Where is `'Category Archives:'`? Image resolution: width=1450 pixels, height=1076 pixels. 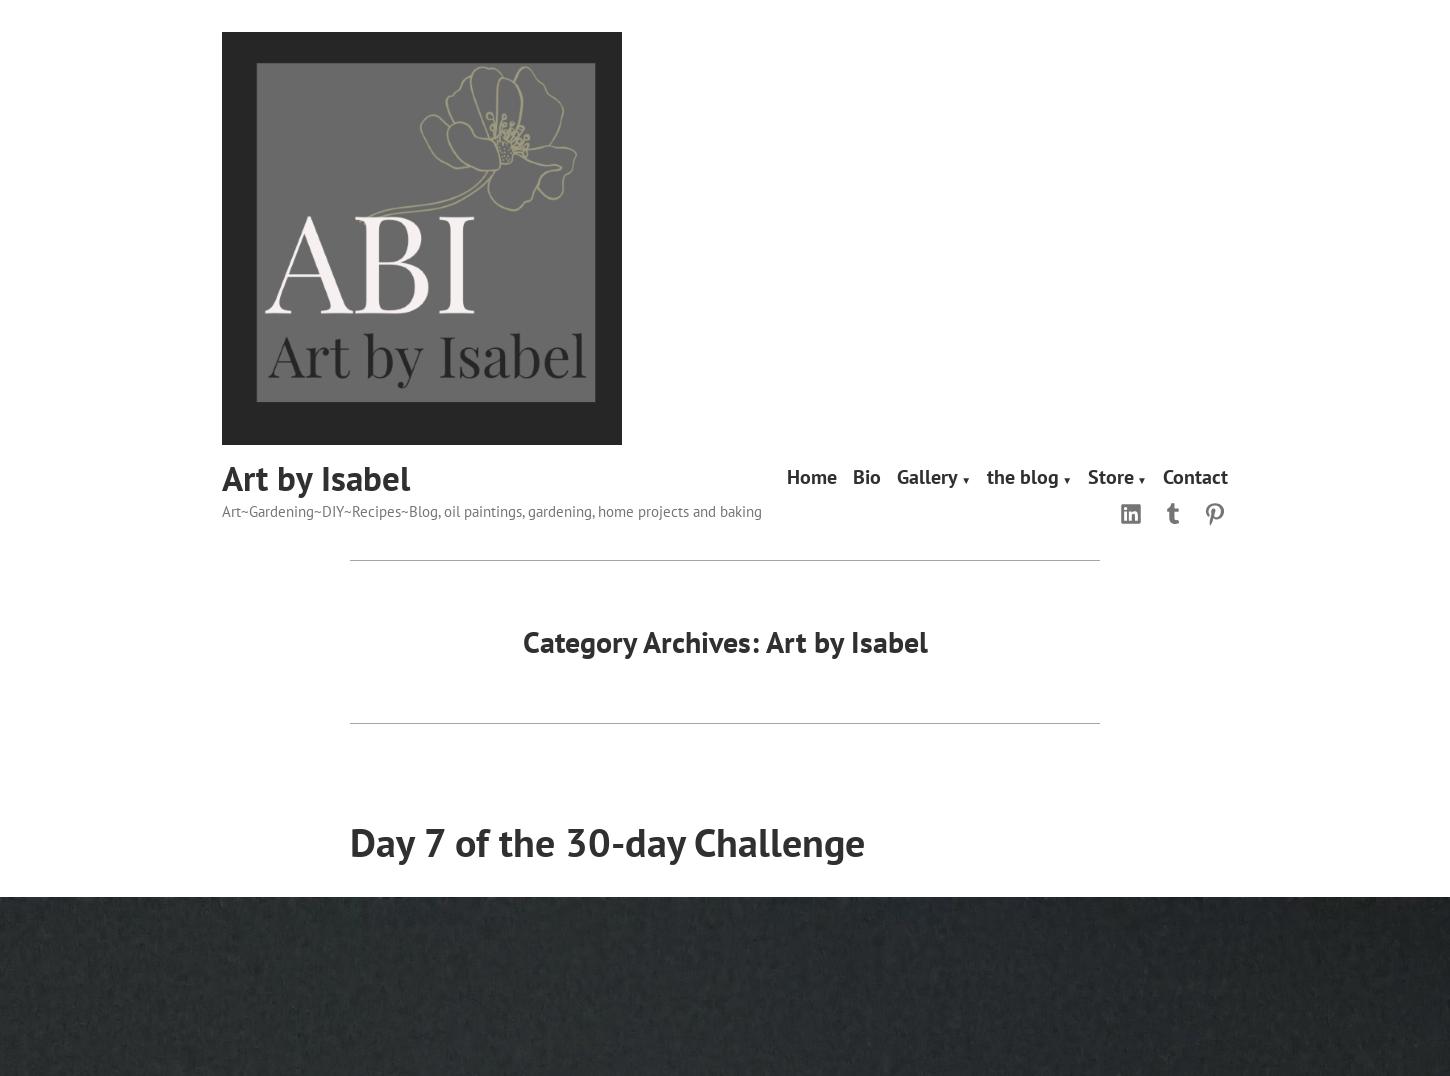
'Category Archives:' is located at coordinates (642, 639).